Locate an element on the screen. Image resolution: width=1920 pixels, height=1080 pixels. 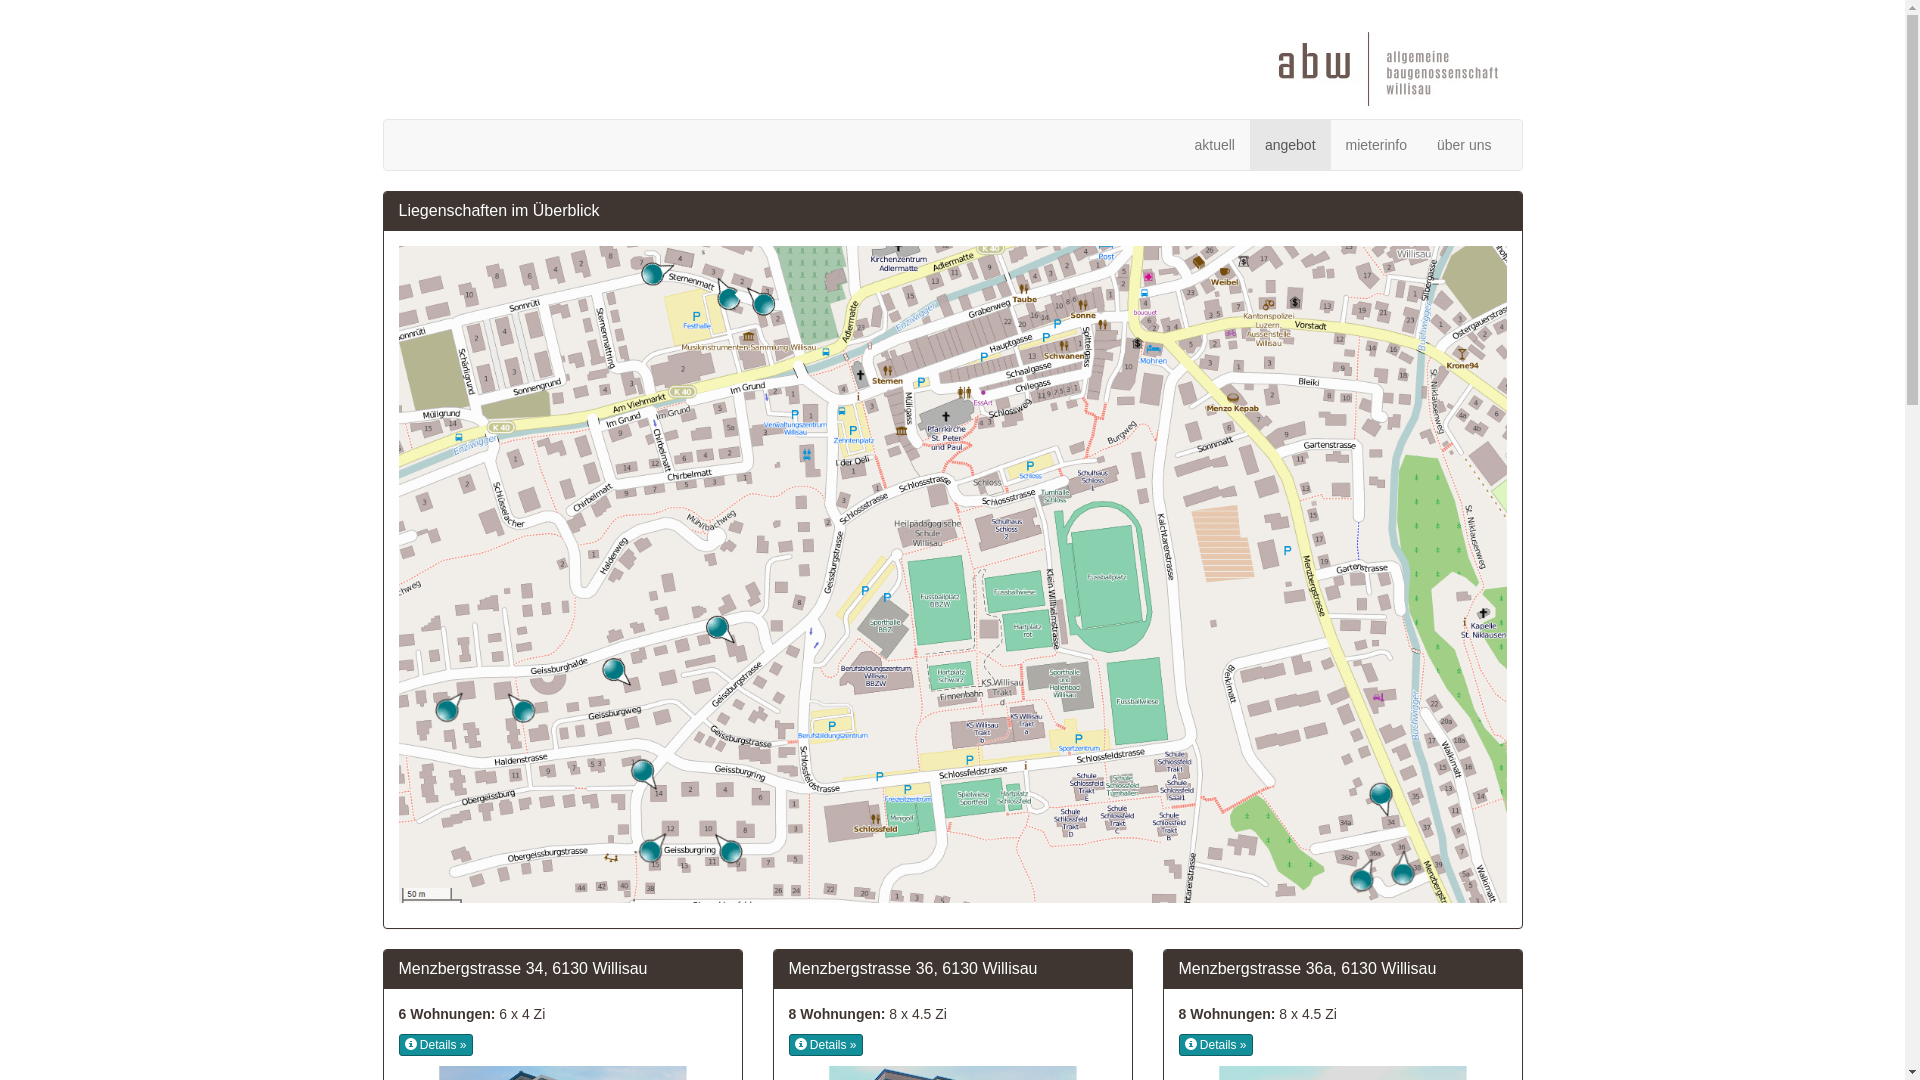
'mieterinfo' is located at coordinates (1375, 144).